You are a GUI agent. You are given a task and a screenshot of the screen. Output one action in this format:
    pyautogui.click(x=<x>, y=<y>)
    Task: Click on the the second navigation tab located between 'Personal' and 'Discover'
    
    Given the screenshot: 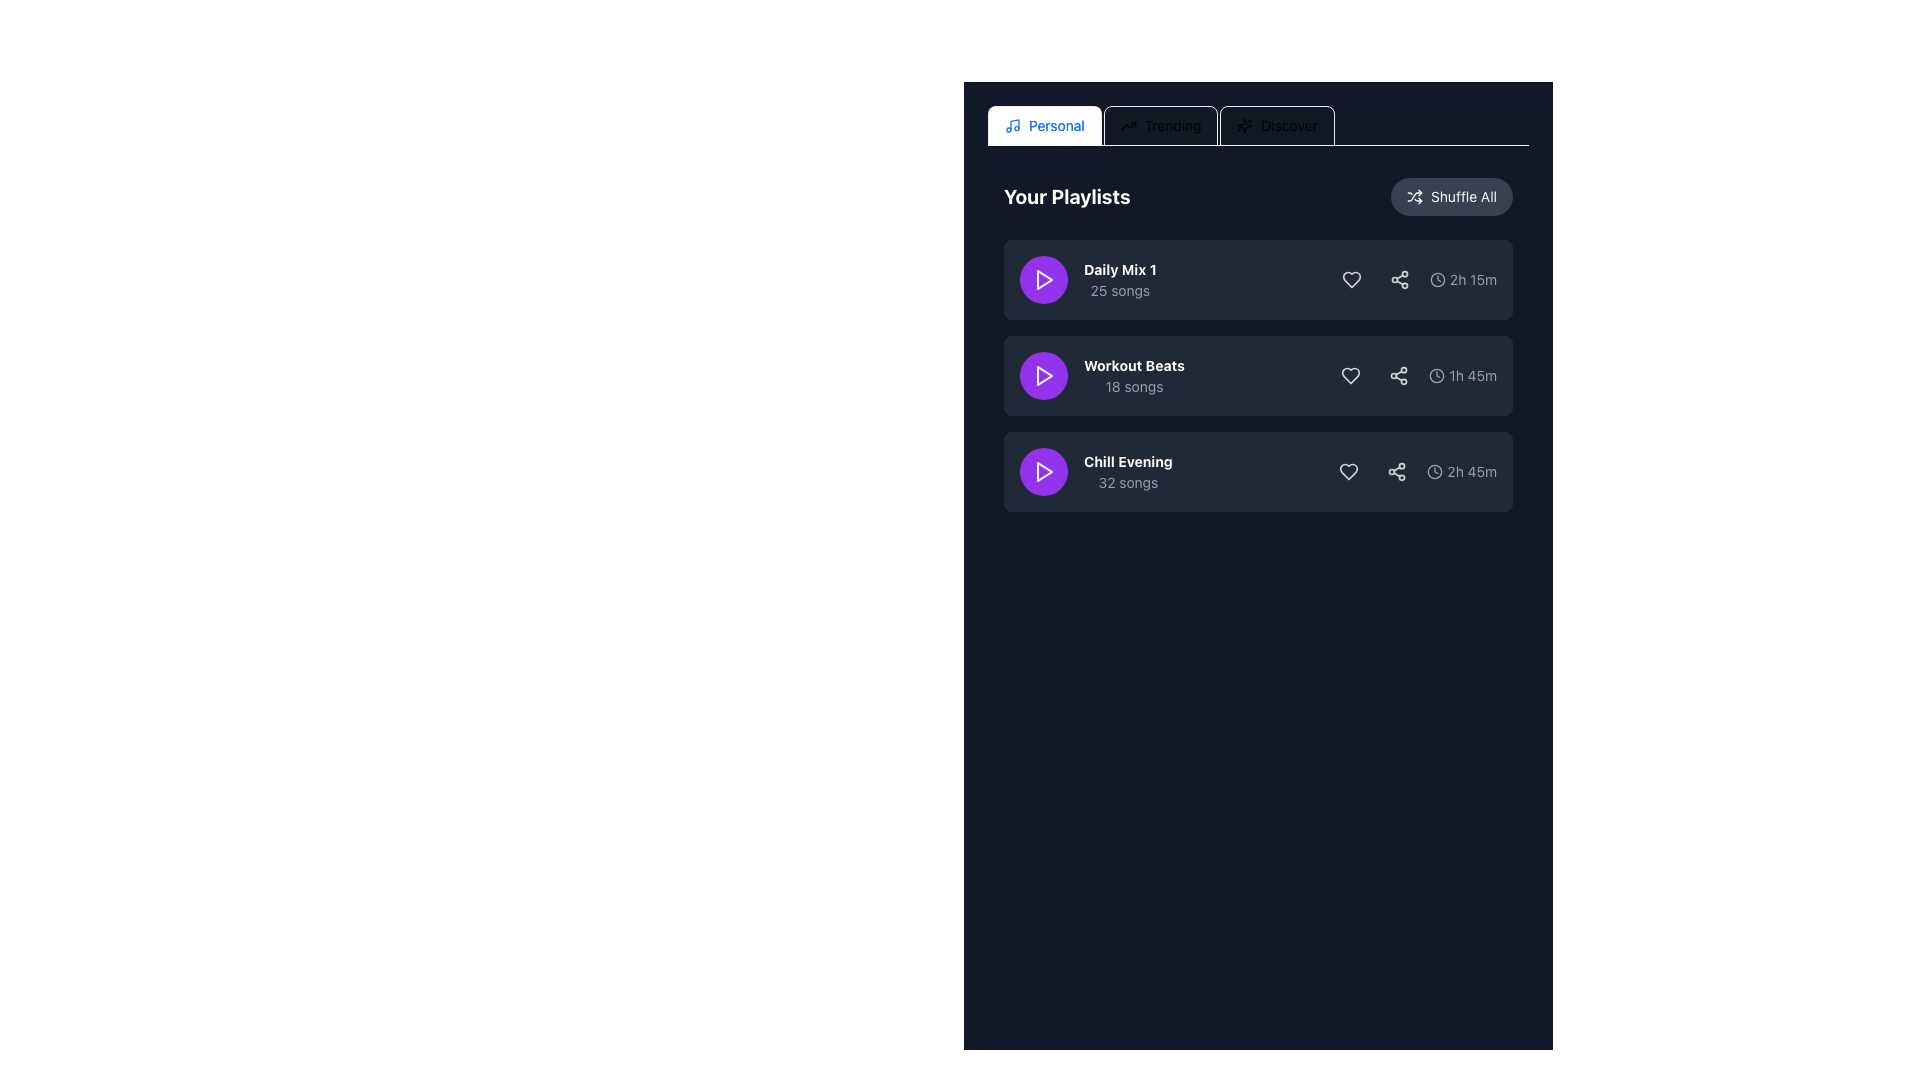 What is the action you would take?
    pyautogui.click(x=1161, y=126)
    